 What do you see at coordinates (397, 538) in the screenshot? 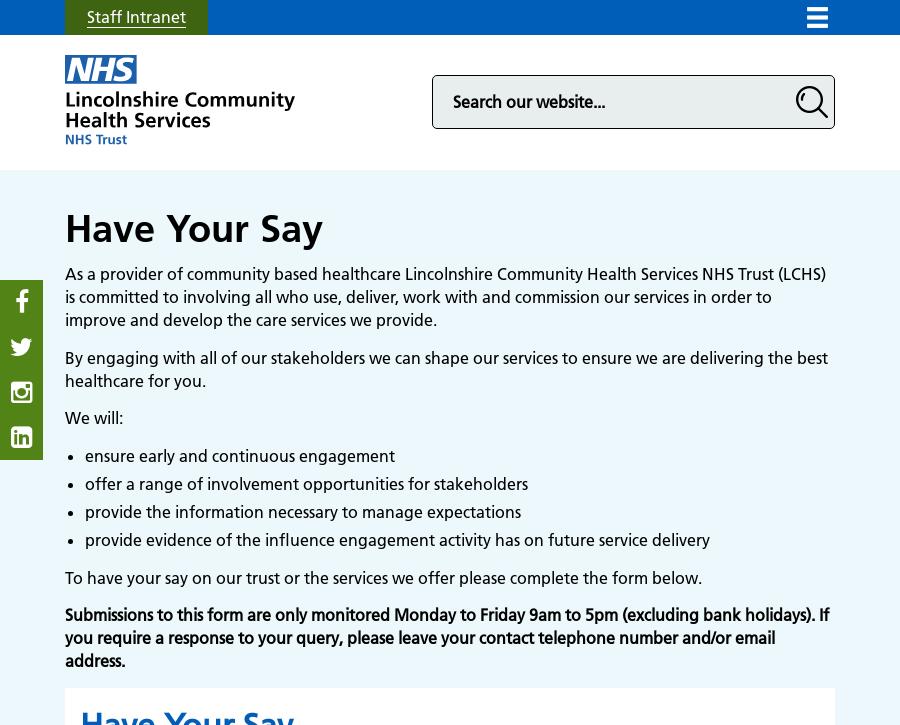
I see `'provide evidence of the influence engagement activity has on future service delivery'` at bounding box center [397, 538].